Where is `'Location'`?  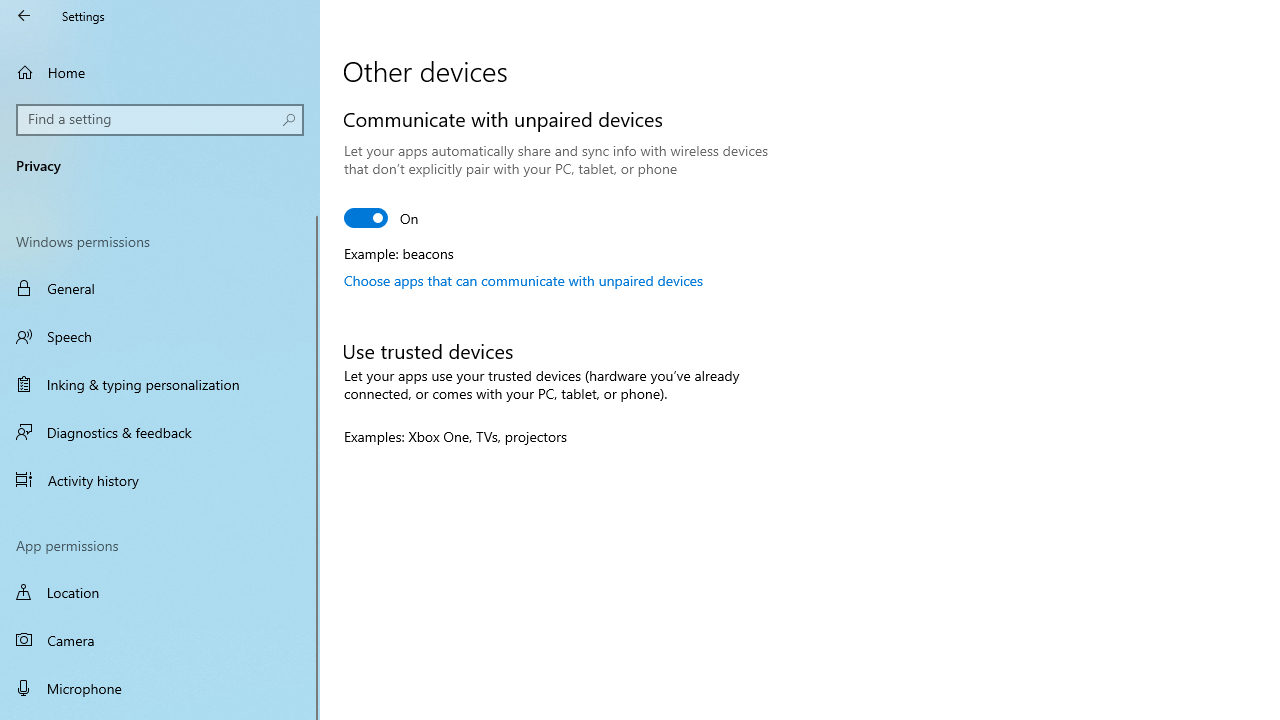
'Location' is located at coordinates (160, 591).